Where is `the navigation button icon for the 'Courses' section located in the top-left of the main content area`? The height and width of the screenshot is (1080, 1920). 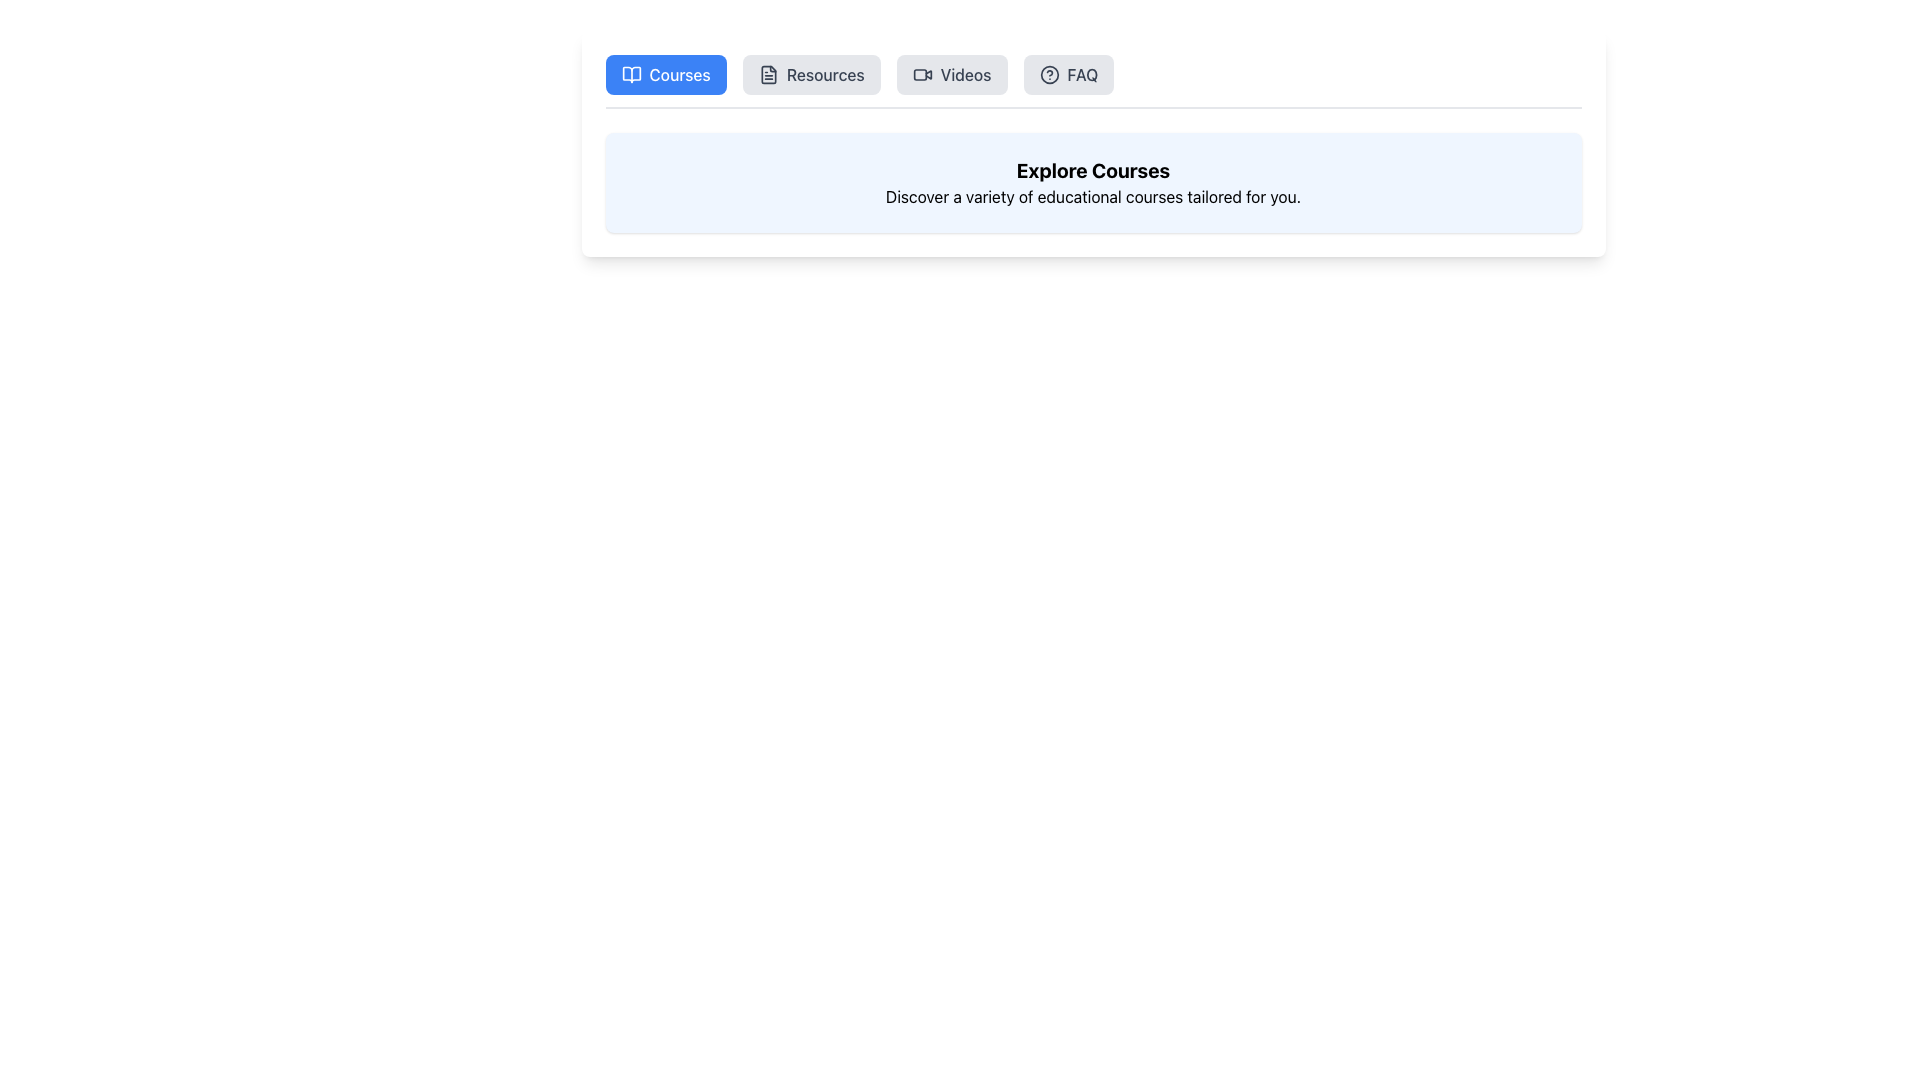 the navigation button icon for the 'Courses' section located in the top-left of the main content area is located at coordinates (630, 73).